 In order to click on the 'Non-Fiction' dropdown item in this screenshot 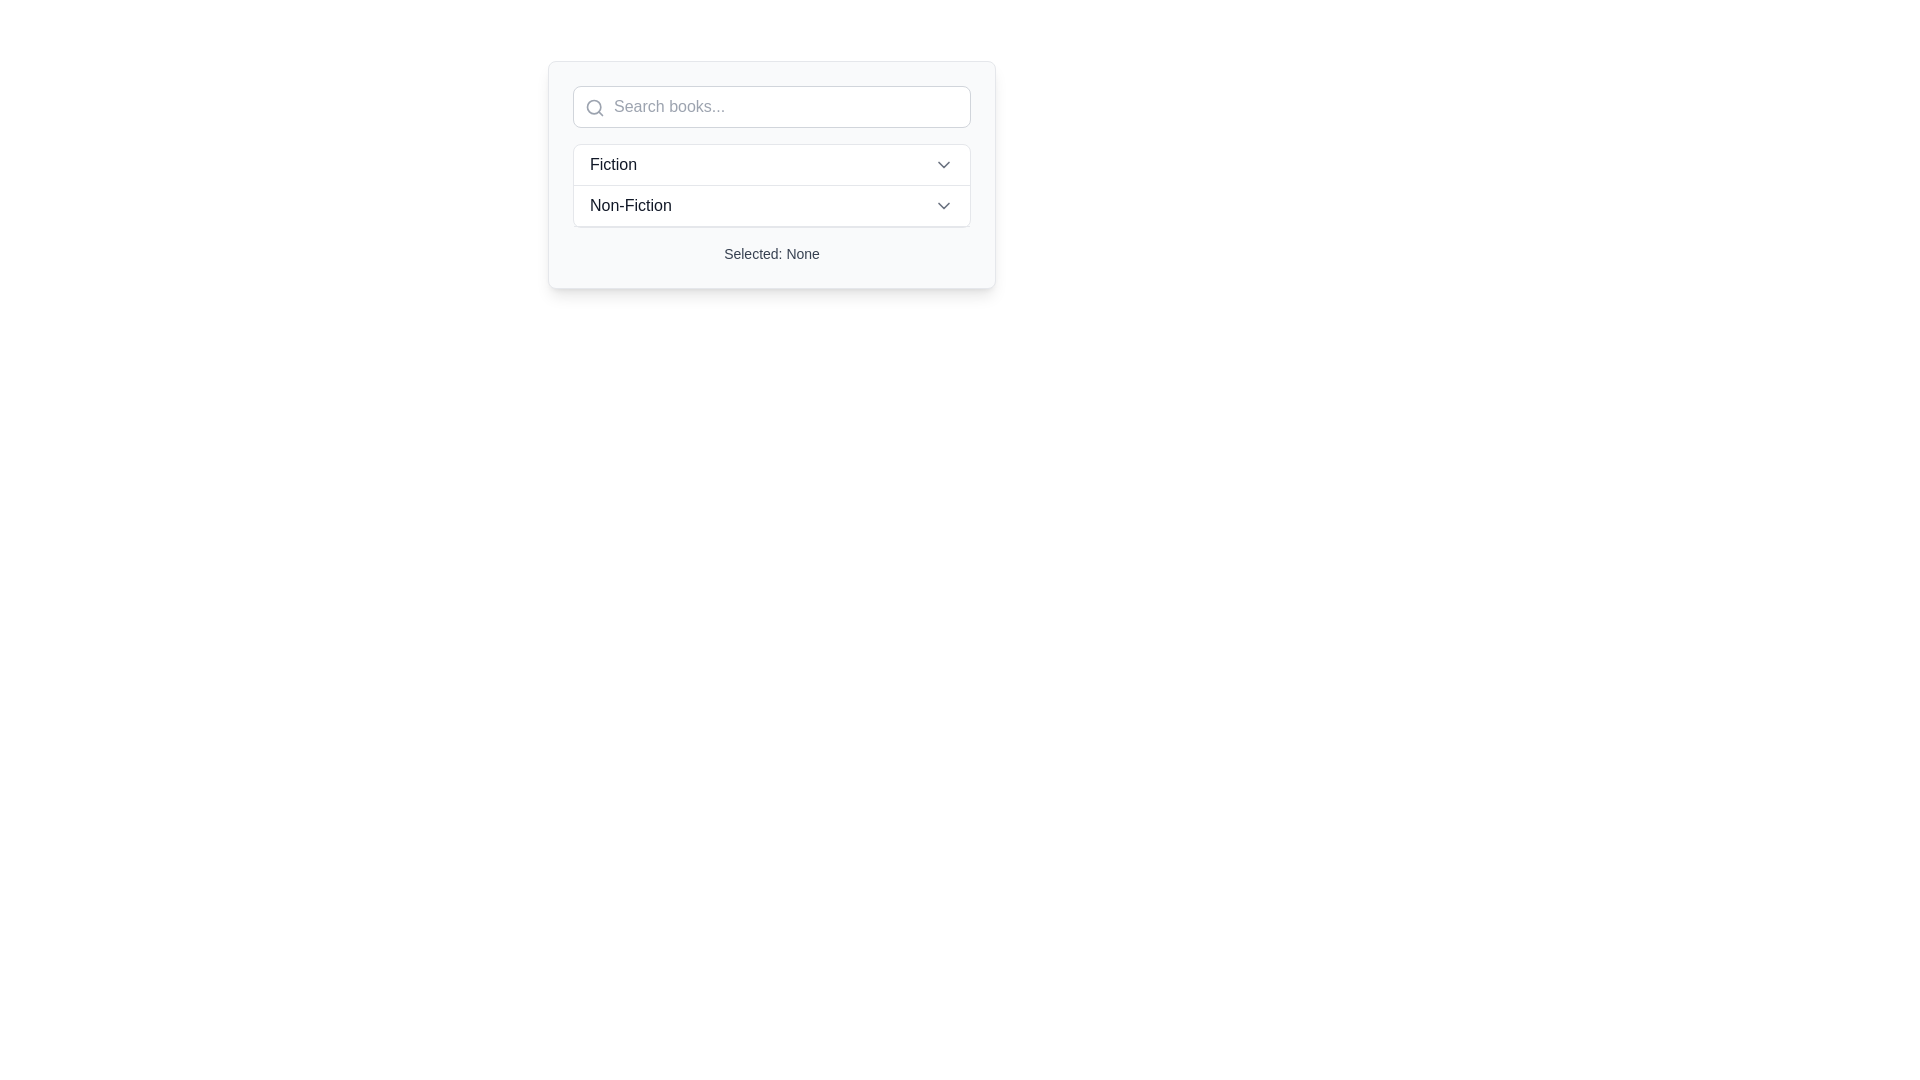, I will do `click(771, 206)`.